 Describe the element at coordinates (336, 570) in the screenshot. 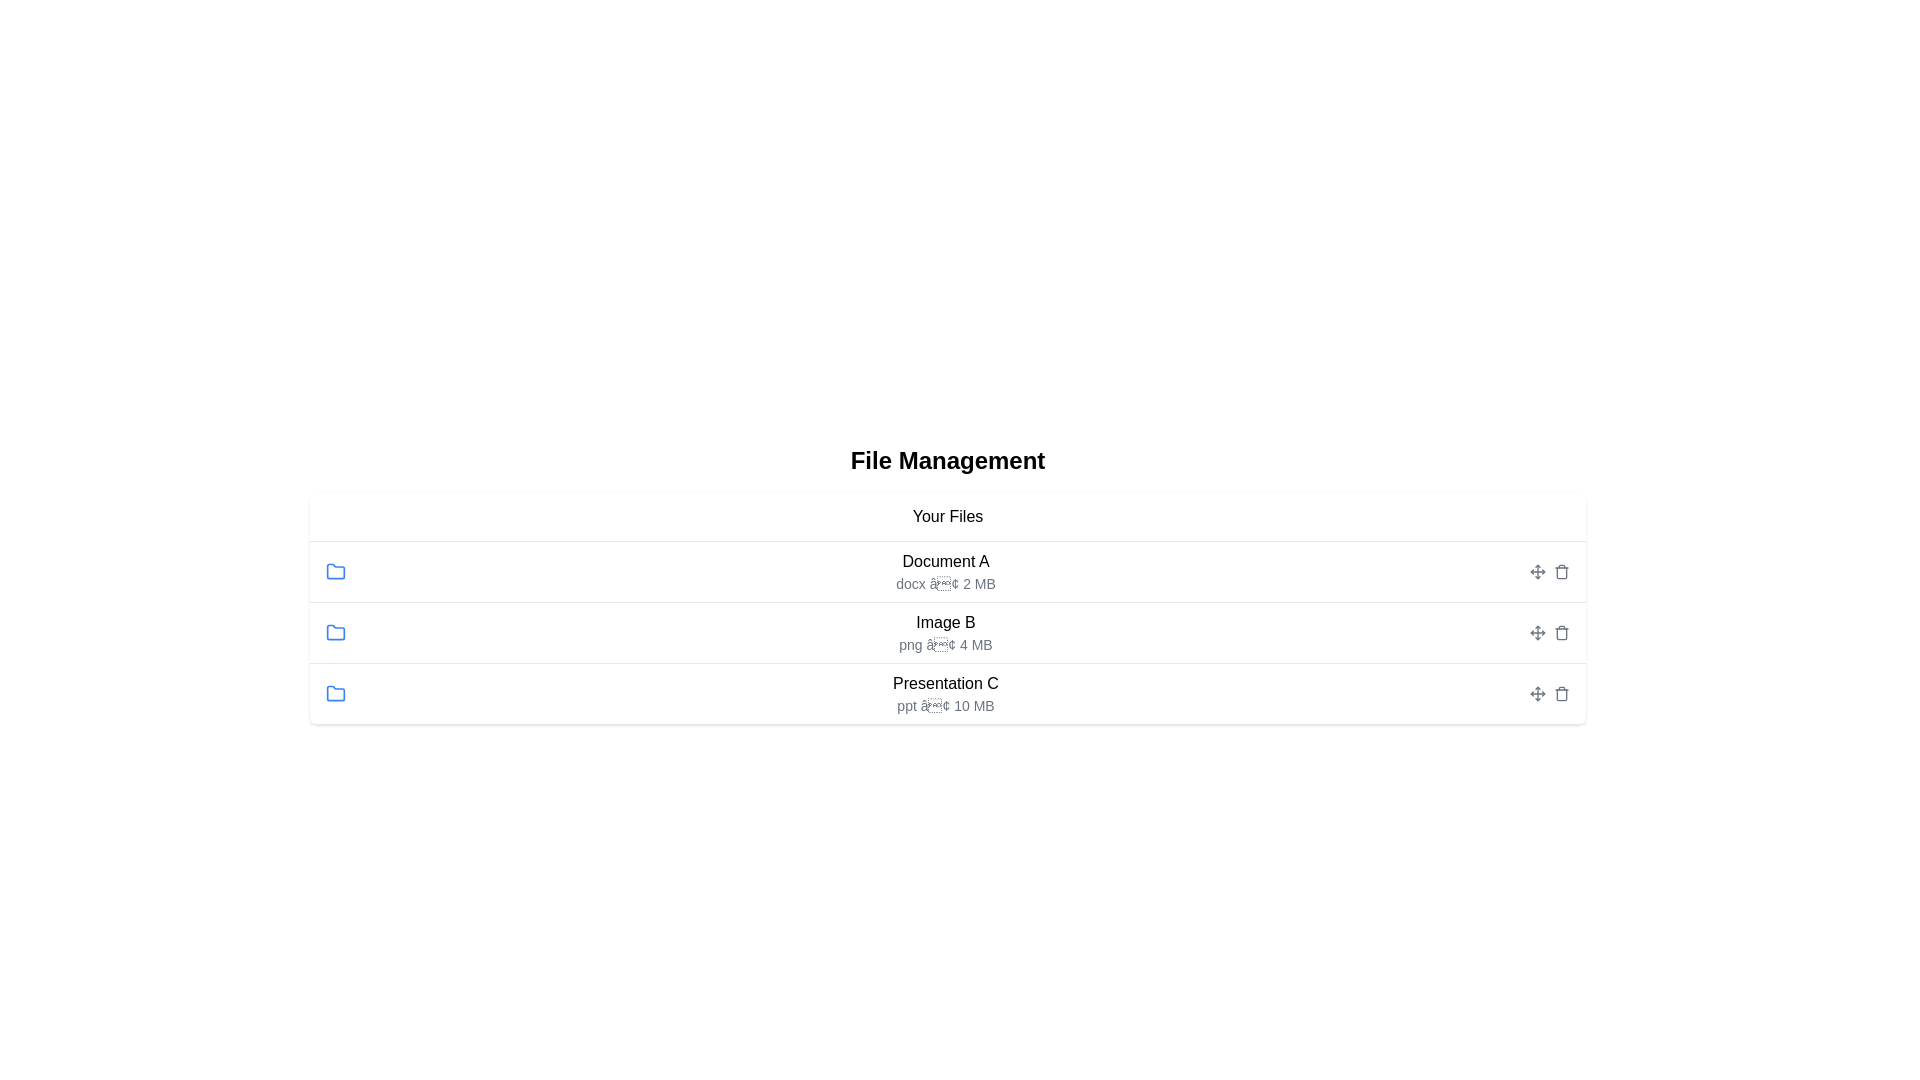

I see `the blue folder icon located to the left of the second row entry in the file list` at that location.